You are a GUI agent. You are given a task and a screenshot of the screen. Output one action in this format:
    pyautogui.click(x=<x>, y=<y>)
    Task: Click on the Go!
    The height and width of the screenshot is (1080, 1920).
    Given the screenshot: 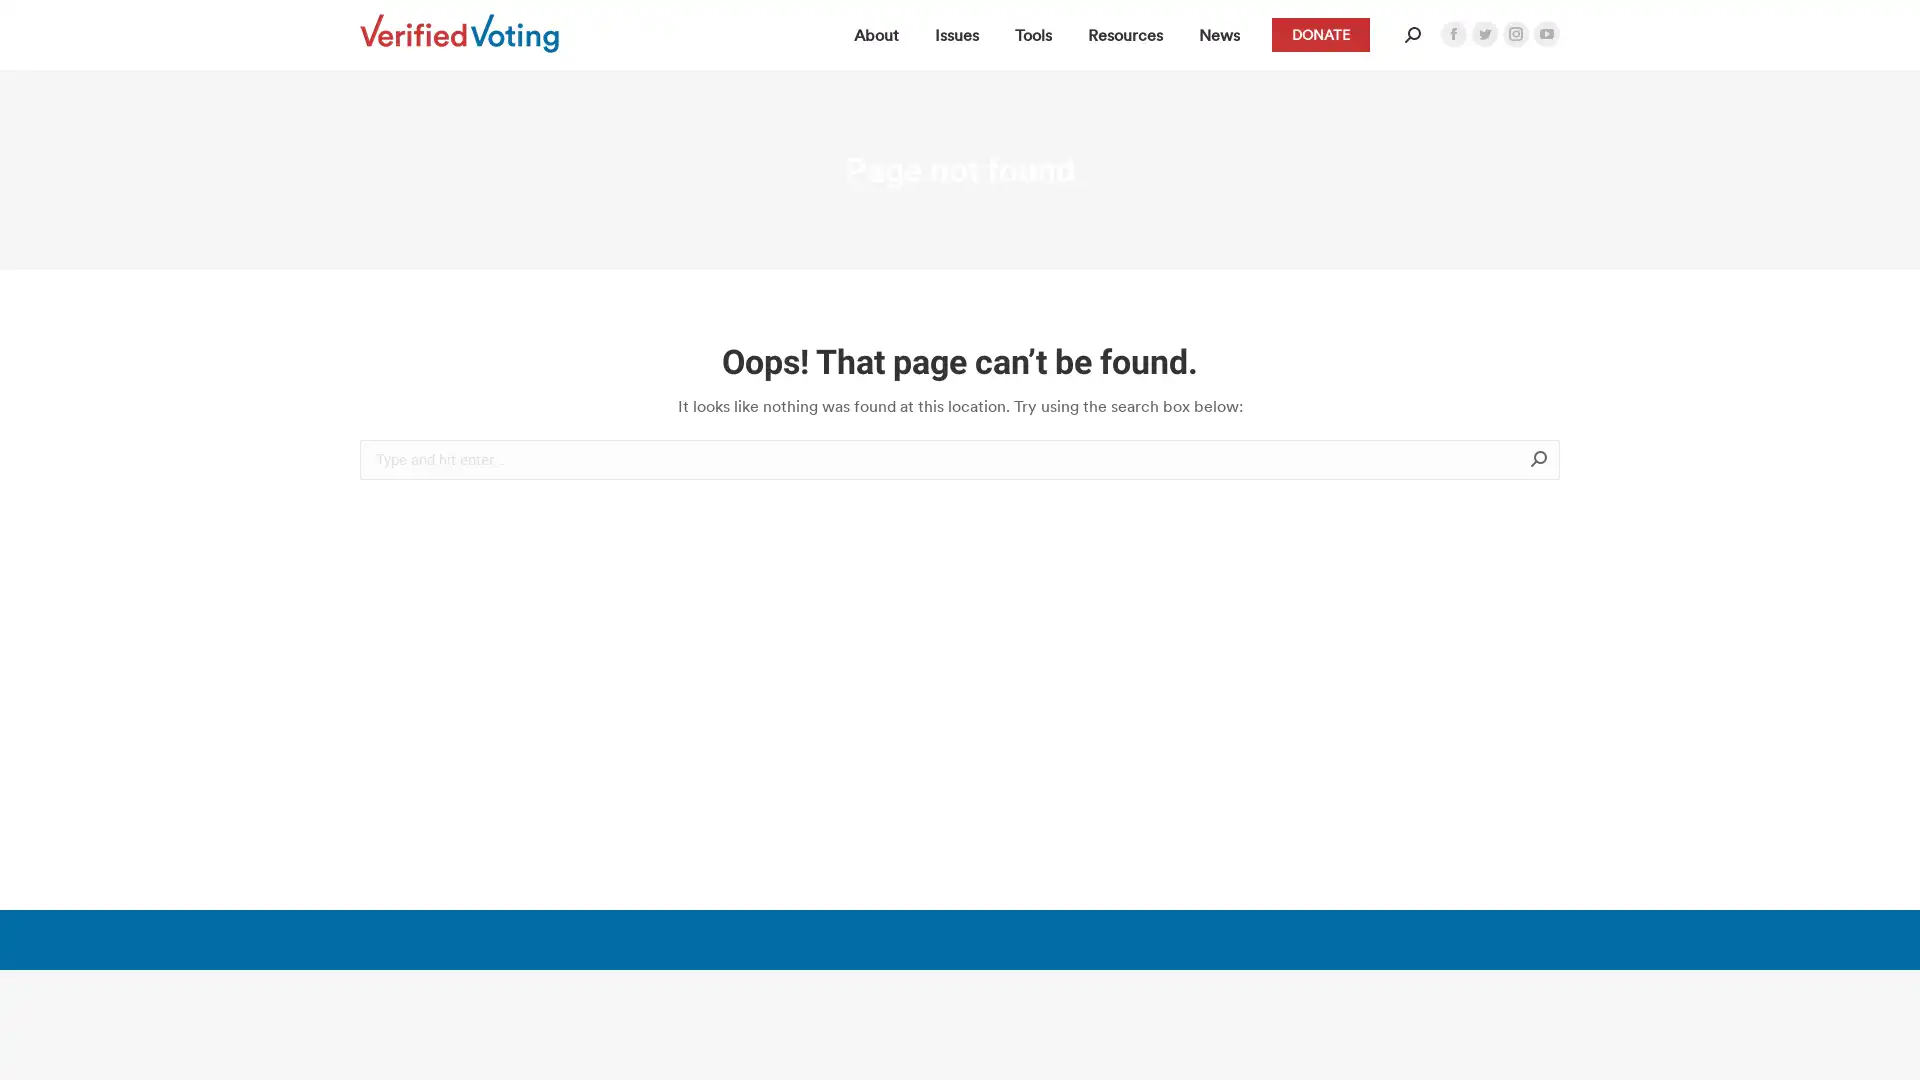 What is the action you would take?
    pyautogui.click(x=1589, y=461)
    